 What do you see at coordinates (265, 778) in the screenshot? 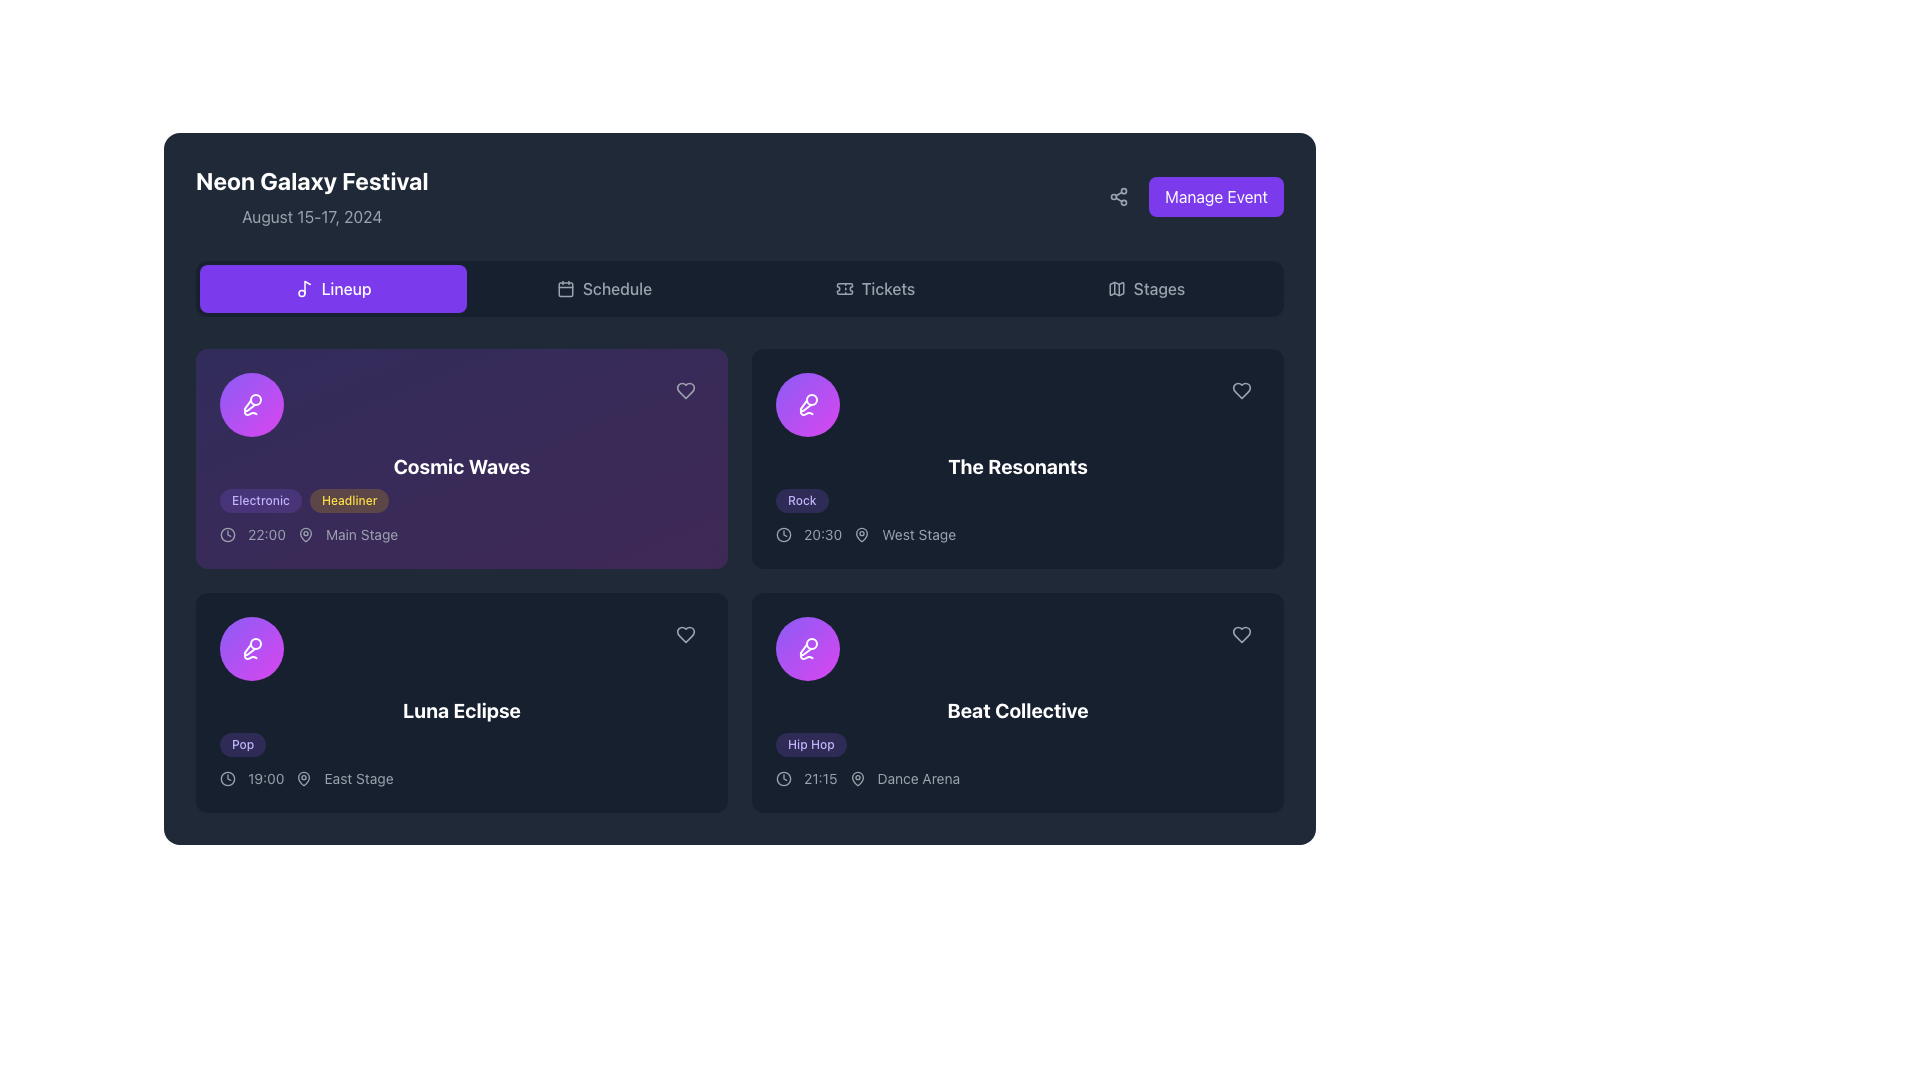
I see `the Text label indicating the time of the event located under 'Luna Eclipse', positioned to the right of a clock icon and to the left of 'East Stage'` at bounding box center [265, 778].